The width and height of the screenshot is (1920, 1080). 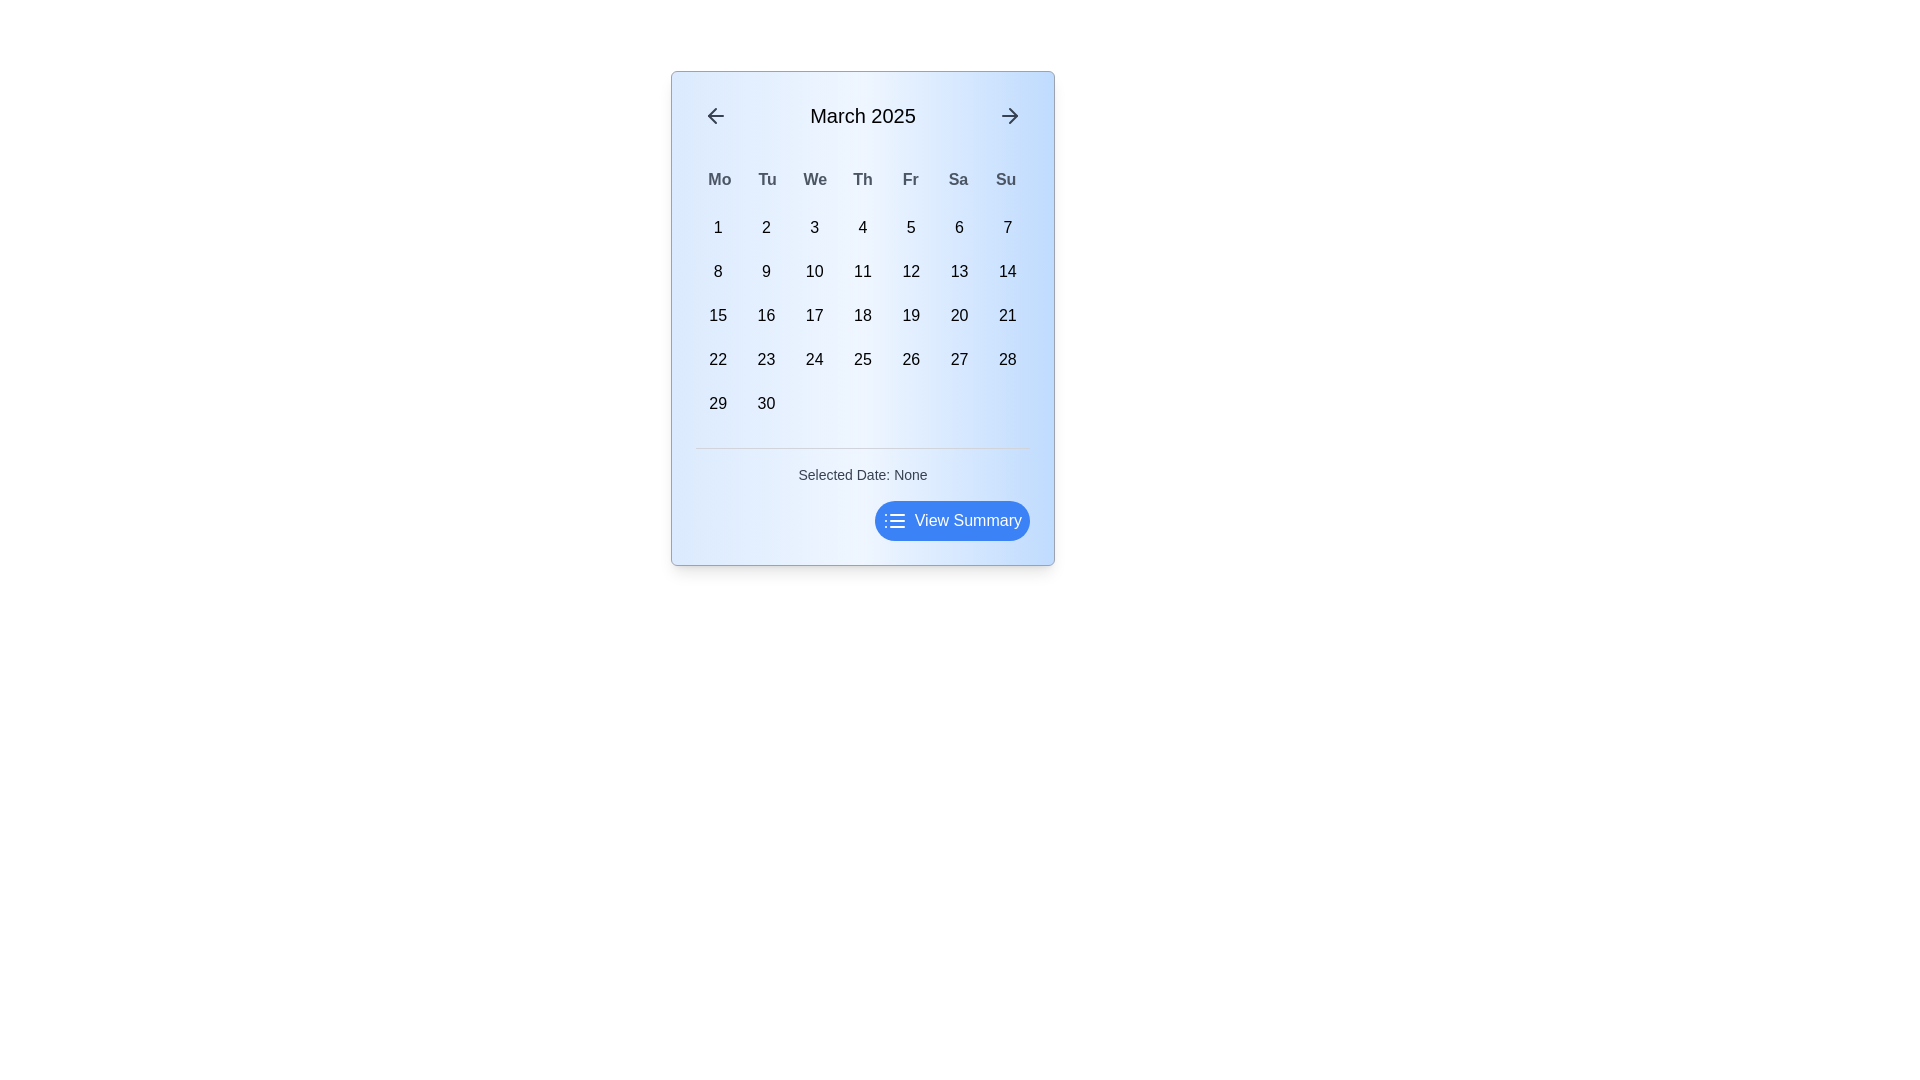 I want to click on the circular button labeled '25' in the calendar grid layout, so click(x=863, y=358).